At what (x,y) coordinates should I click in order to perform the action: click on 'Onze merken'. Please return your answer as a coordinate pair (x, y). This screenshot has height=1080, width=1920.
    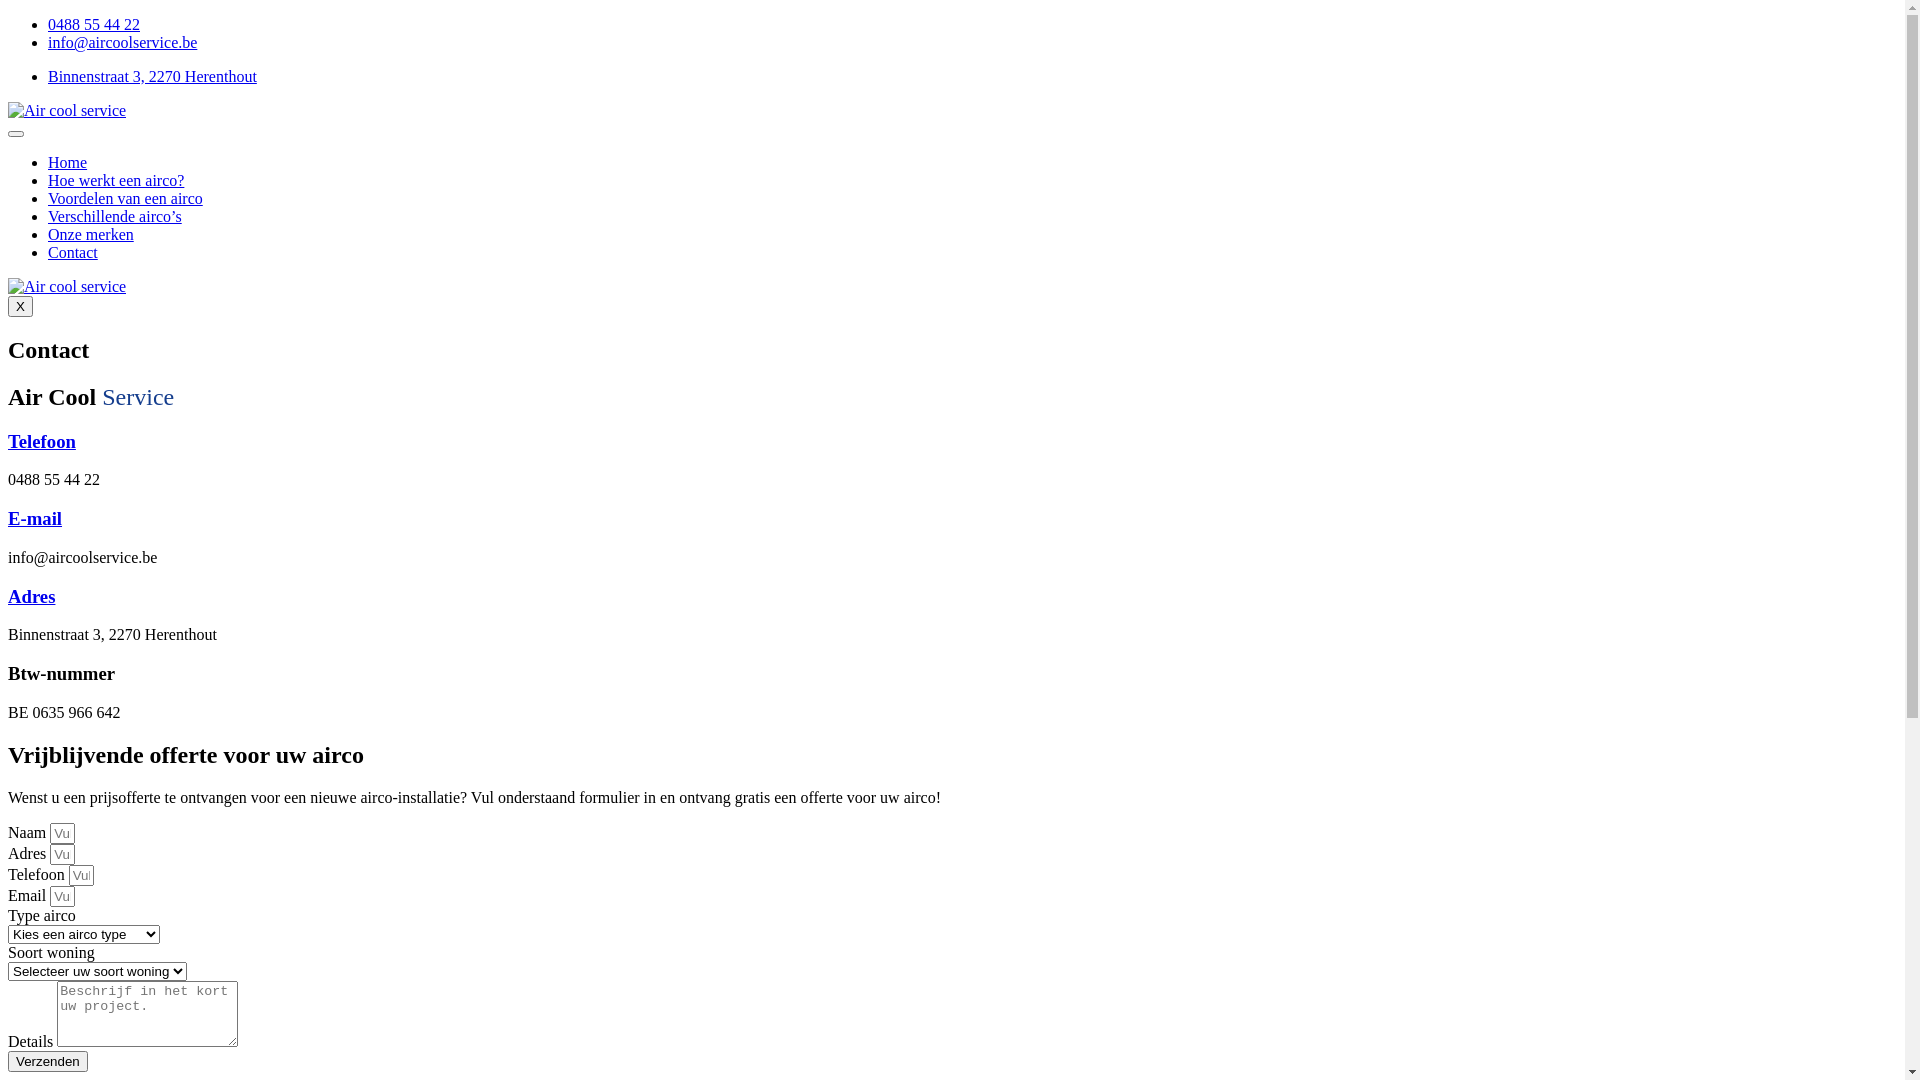
    Looking at the image, I should click on (90, 233).